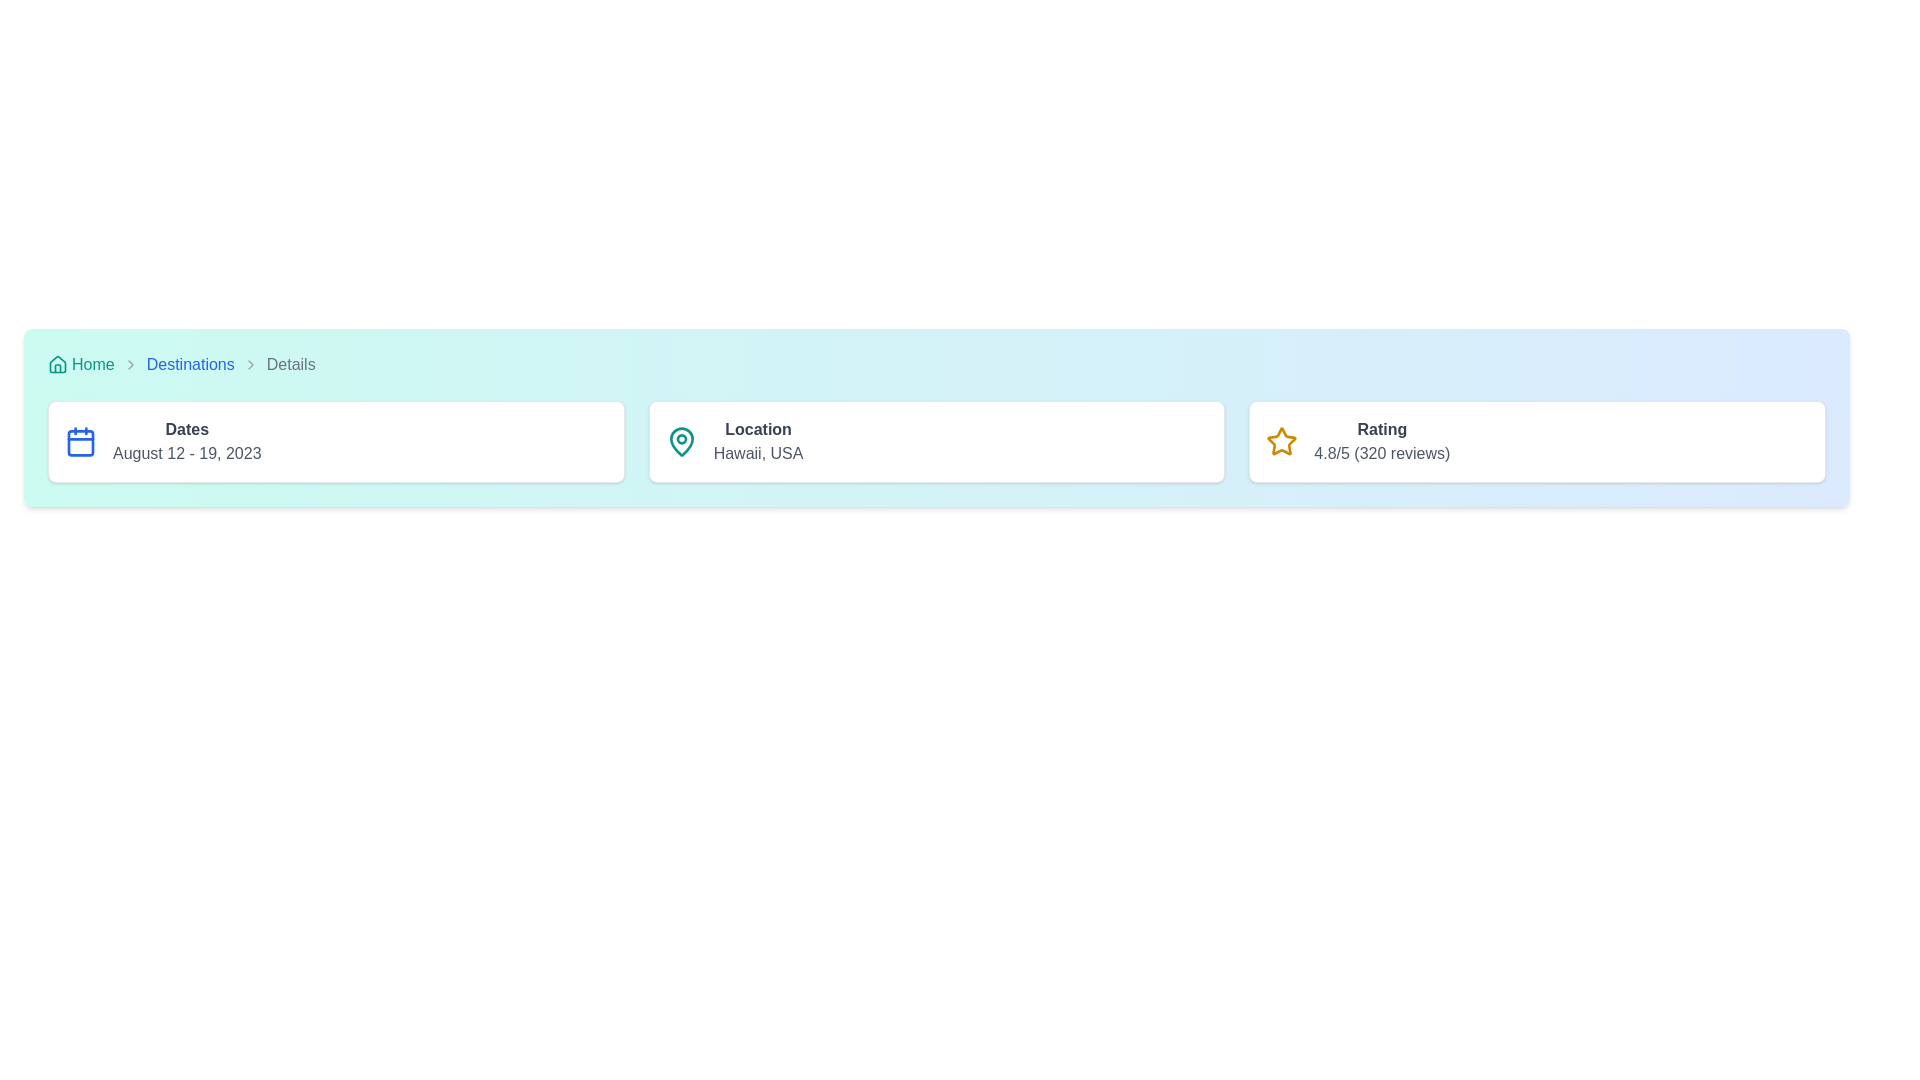  I want to click on the star icon located in the top-center area of the interface within the 'Rating' section for potential rating interaction, so click(1282, 440).